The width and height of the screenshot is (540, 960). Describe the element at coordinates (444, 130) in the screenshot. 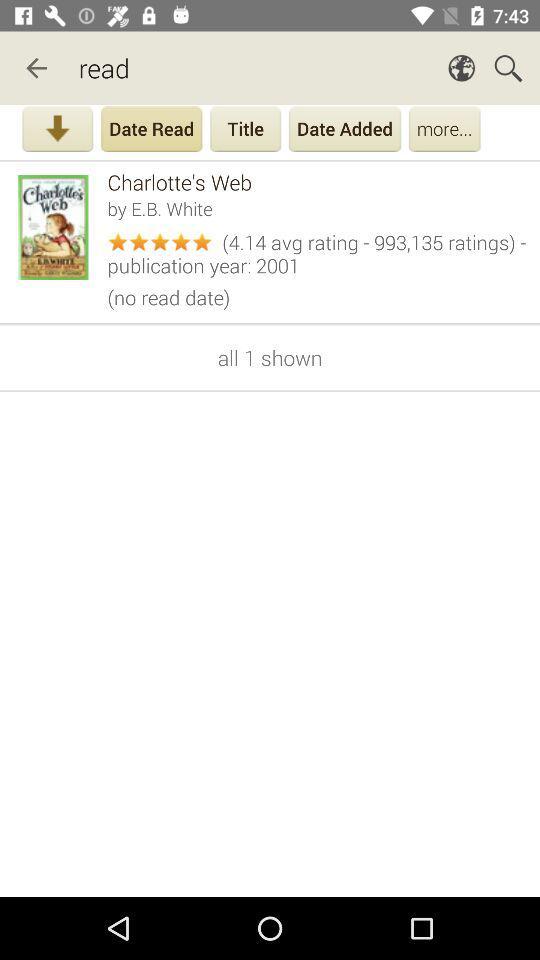

I see `the icon to the right of date added` at that location.